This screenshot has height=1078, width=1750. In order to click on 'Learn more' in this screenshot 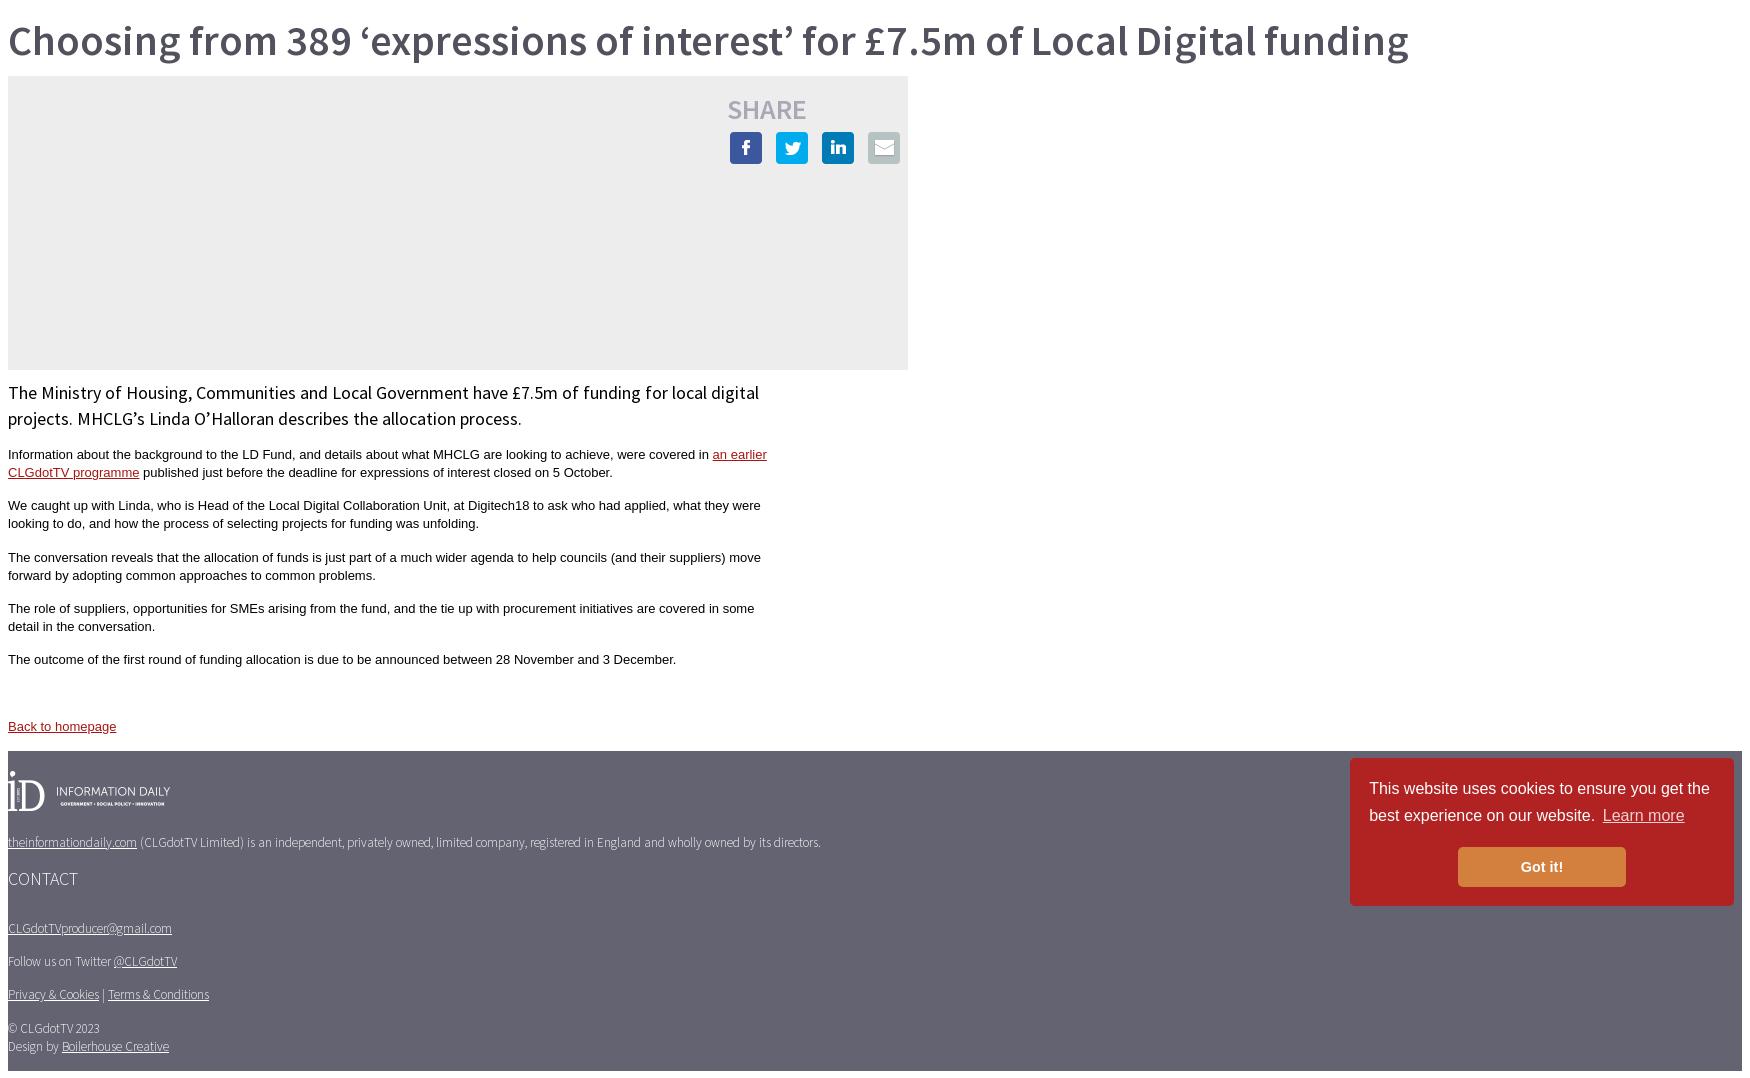, I will do `click(1642, 815)`.